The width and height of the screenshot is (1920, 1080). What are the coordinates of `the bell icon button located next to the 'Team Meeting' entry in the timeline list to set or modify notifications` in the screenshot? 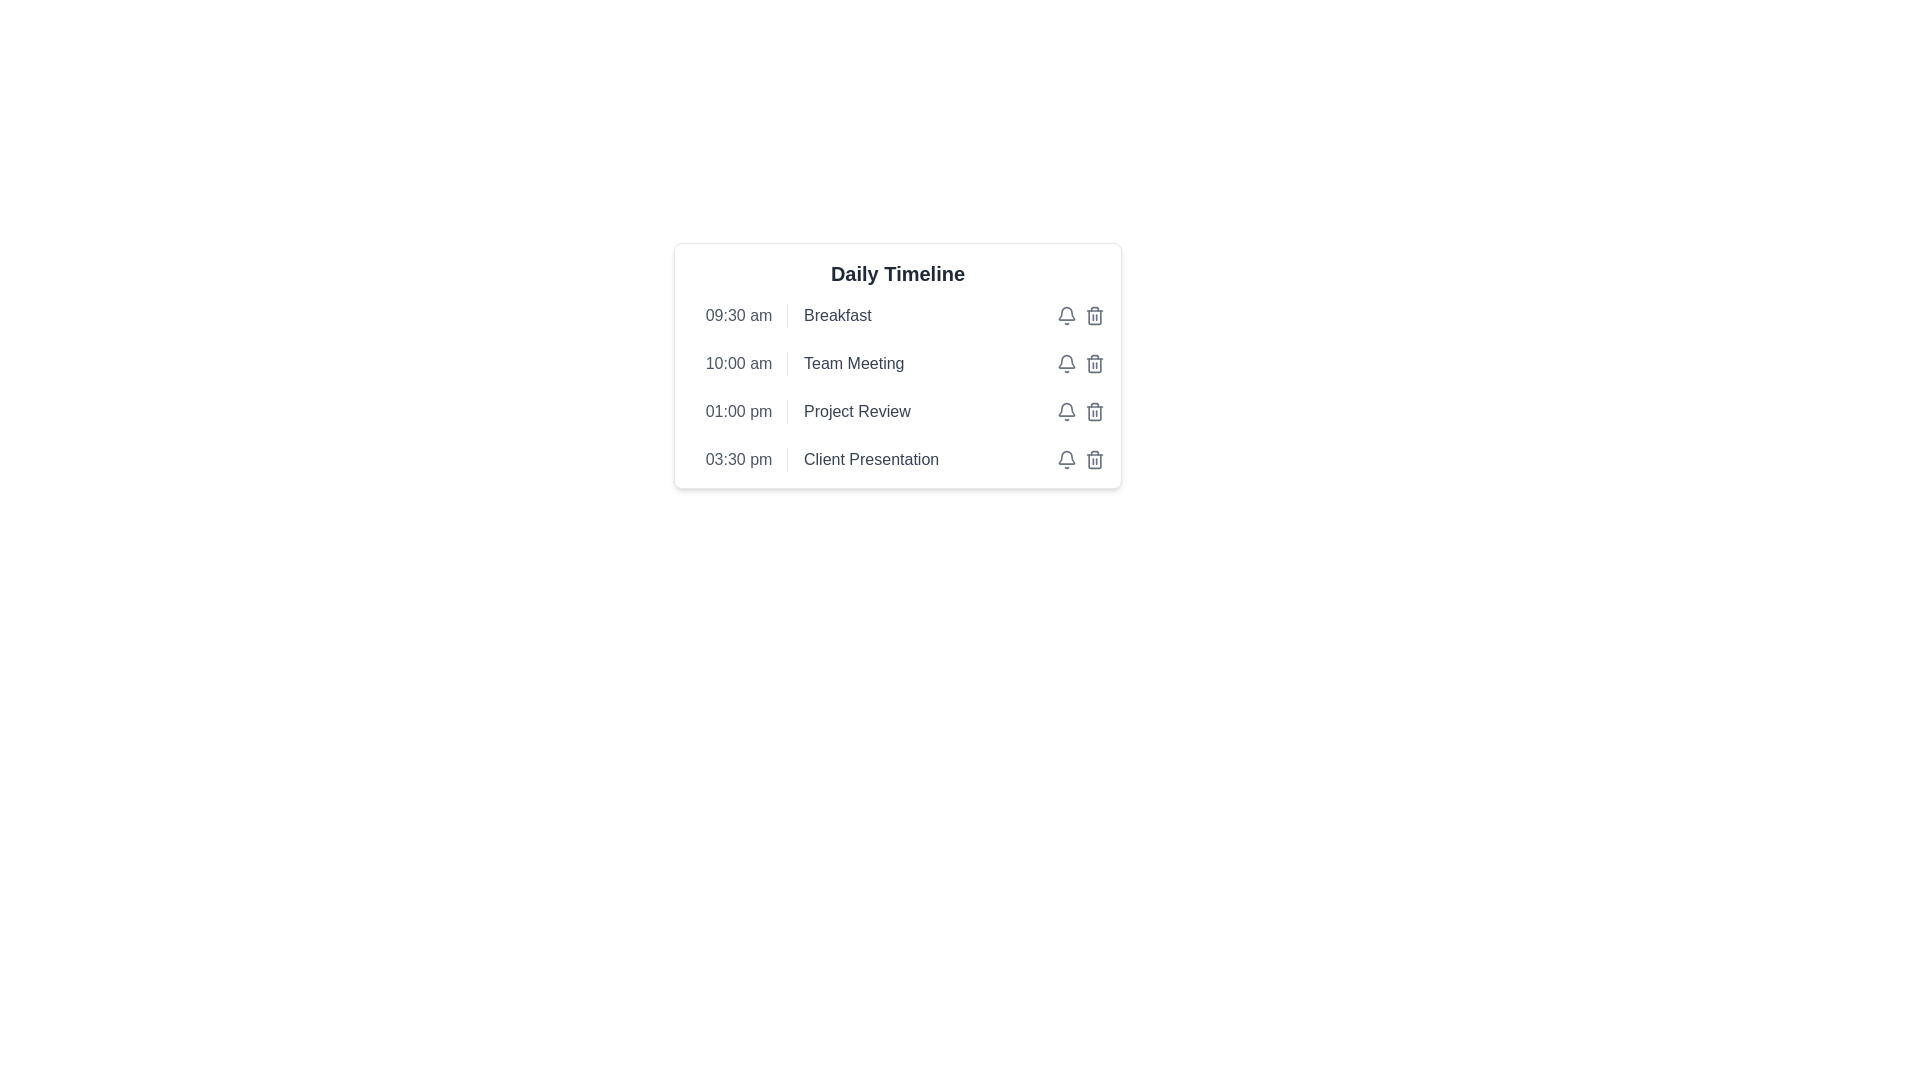 It's located at (1065, 363).